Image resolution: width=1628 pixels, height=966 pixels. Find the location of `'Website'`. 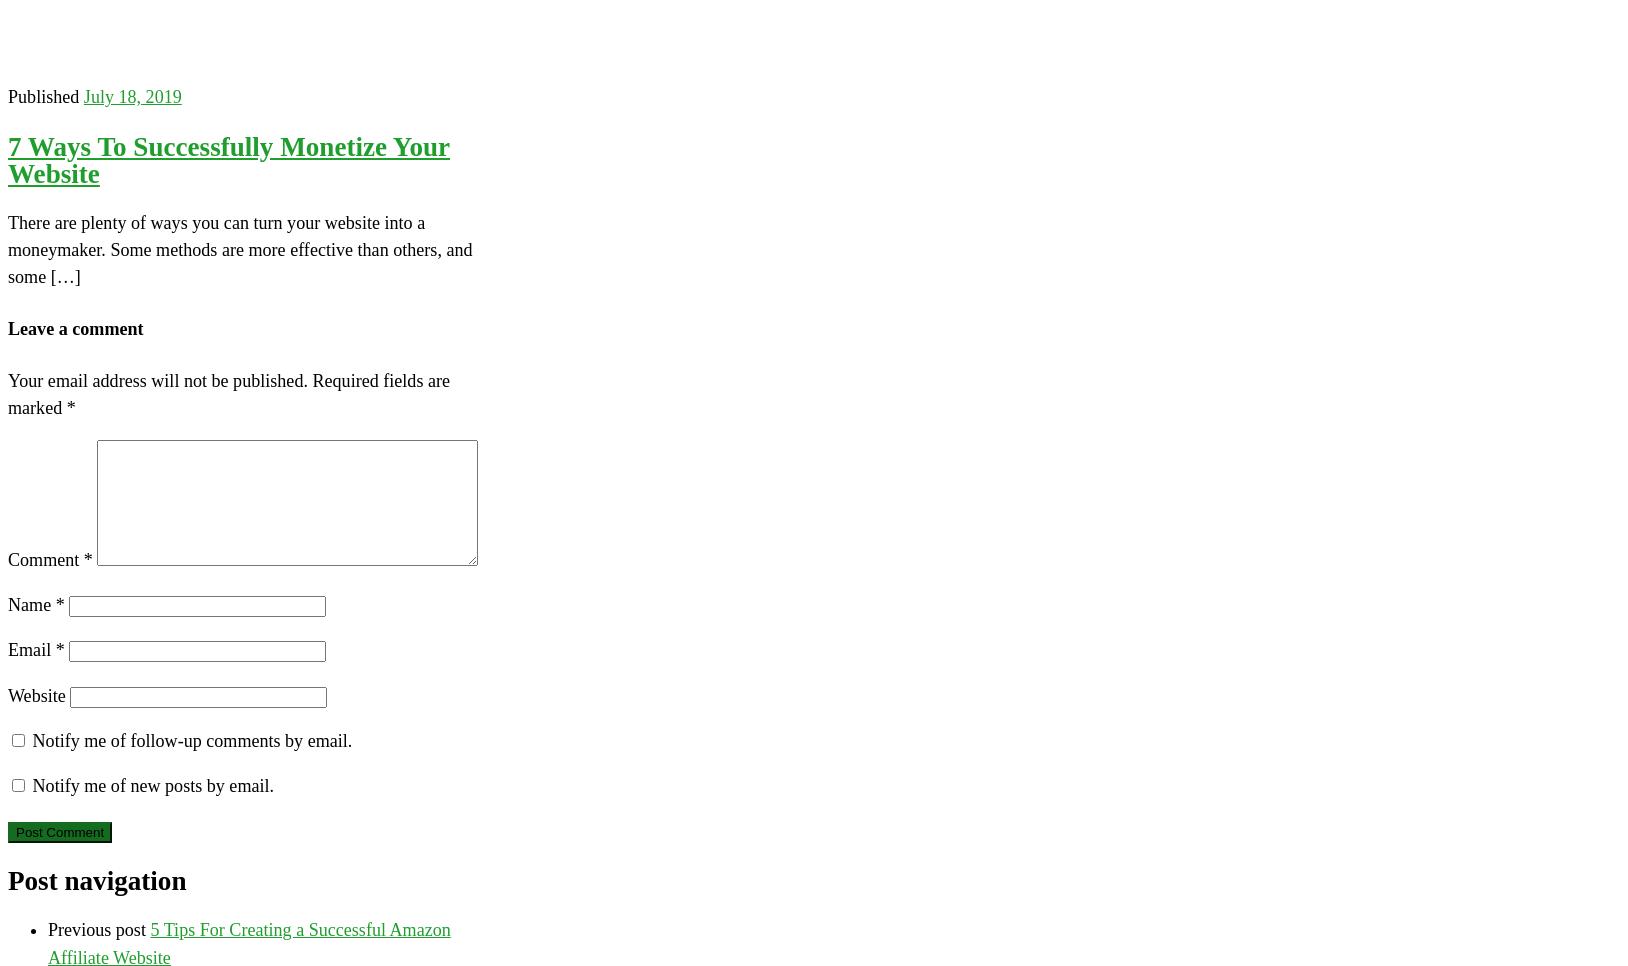

'Website' is located at coordinates (6, 694).